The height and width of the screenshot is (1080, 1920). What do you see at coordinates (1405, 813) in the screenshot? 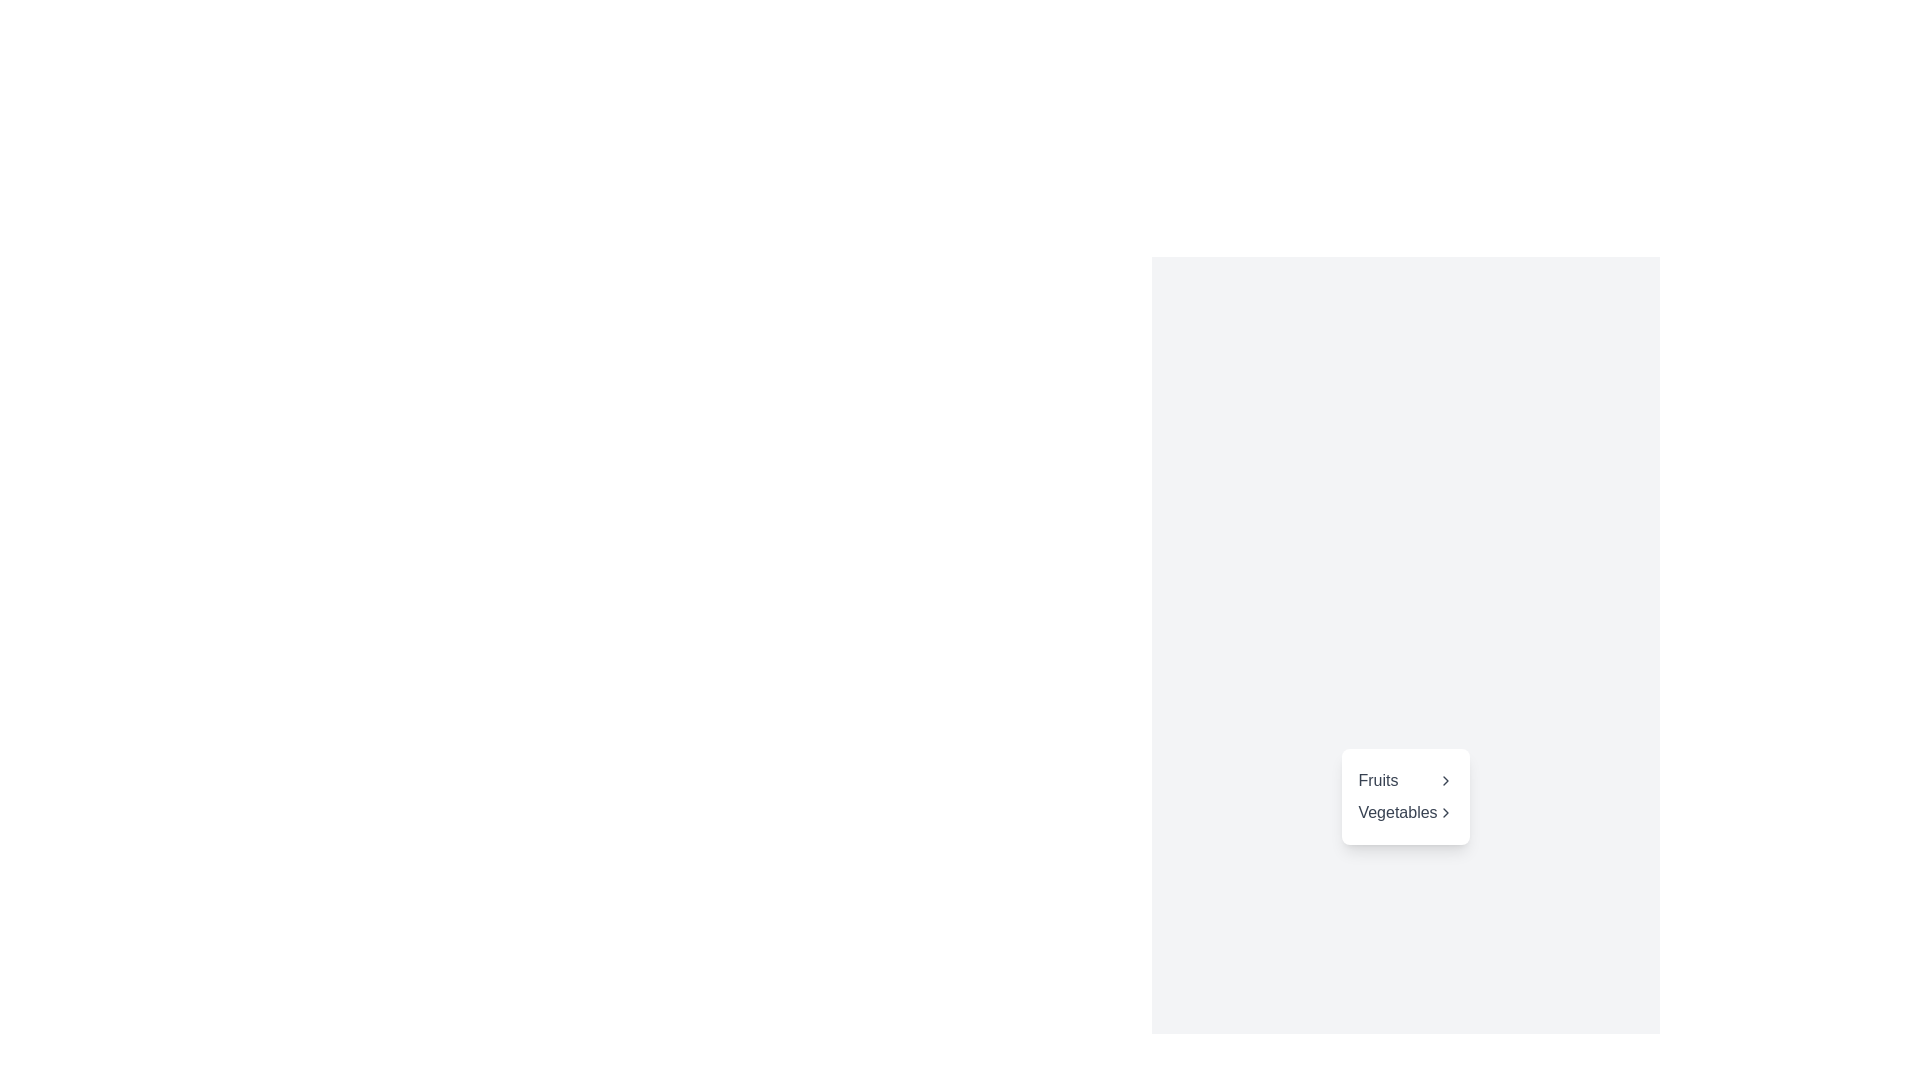
I see `on the second menu item labeled 'Vegetables' in the vertically stacked list of options` at bounding box center [1405, 813].